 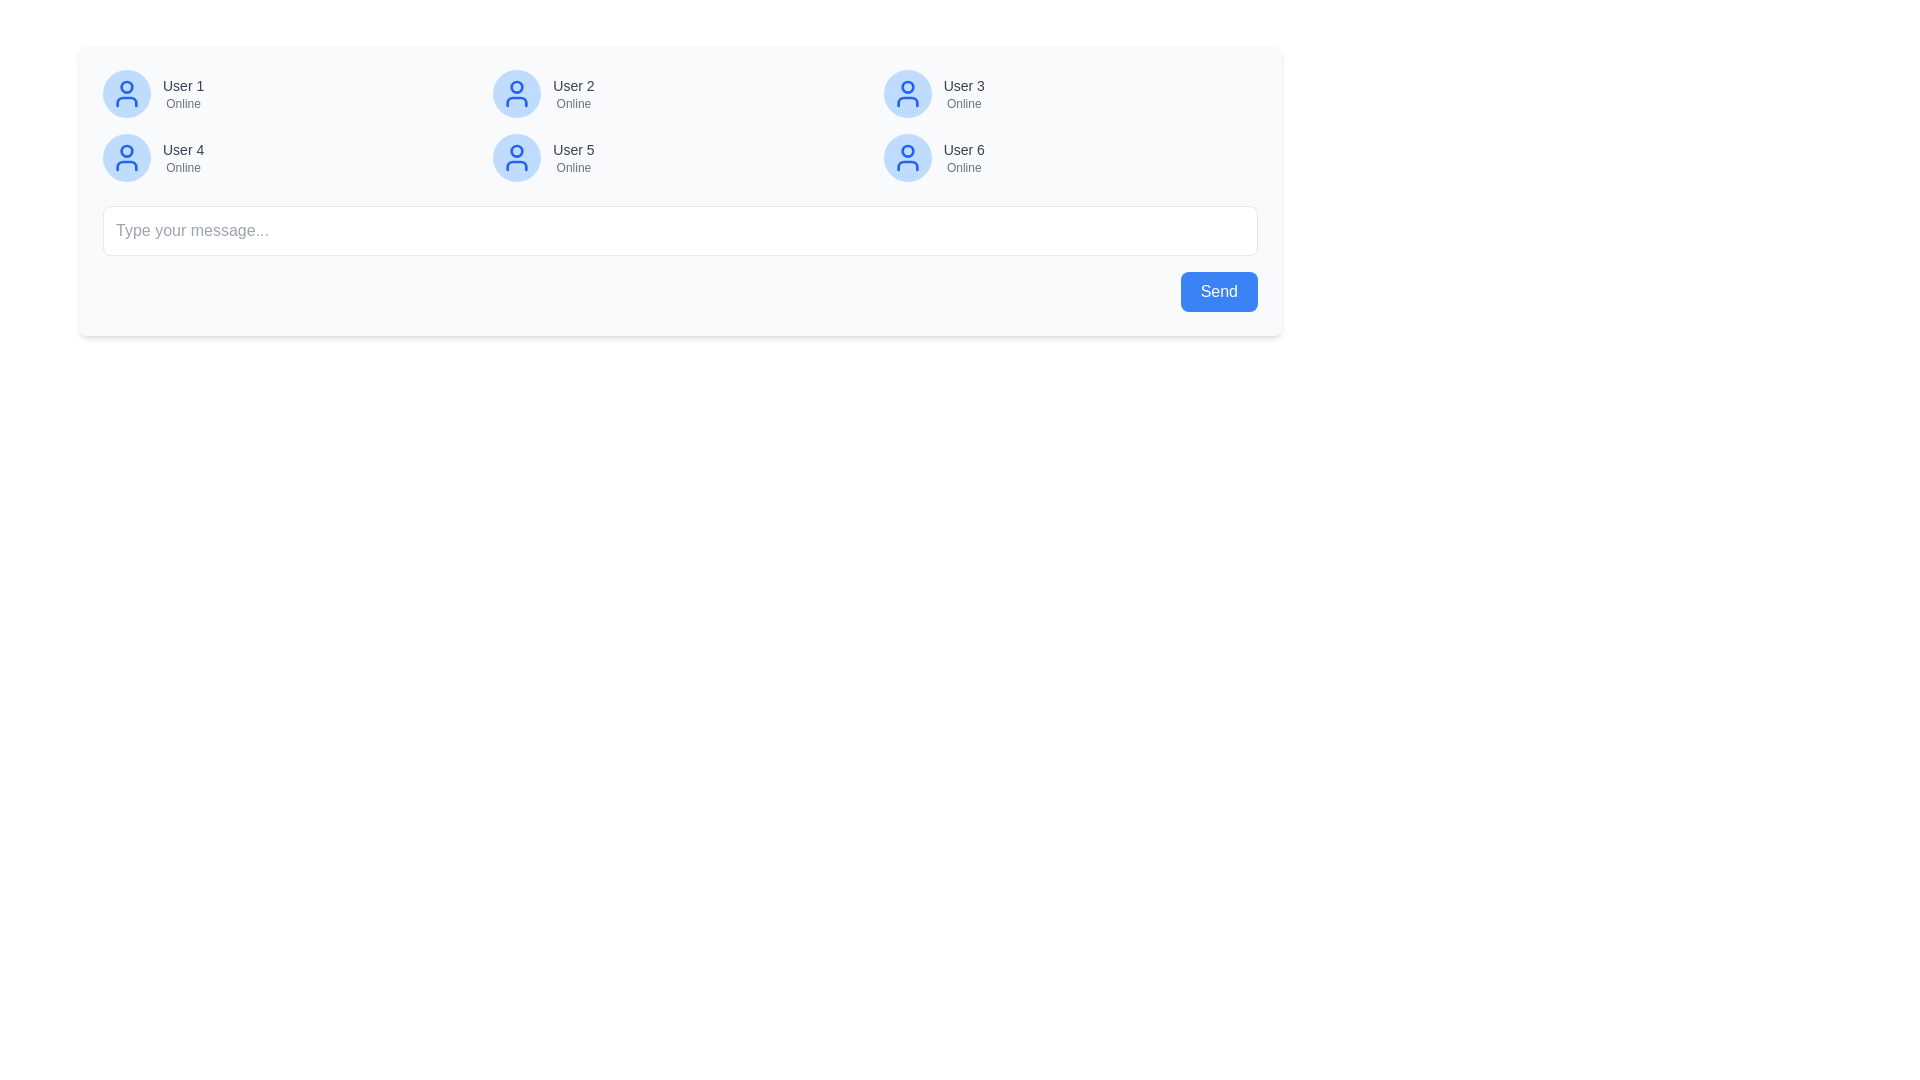 I want to click on the 'Online' text label, which is positioned below 'User 4' in the user information section of the grid, so click(x=183, y=167).